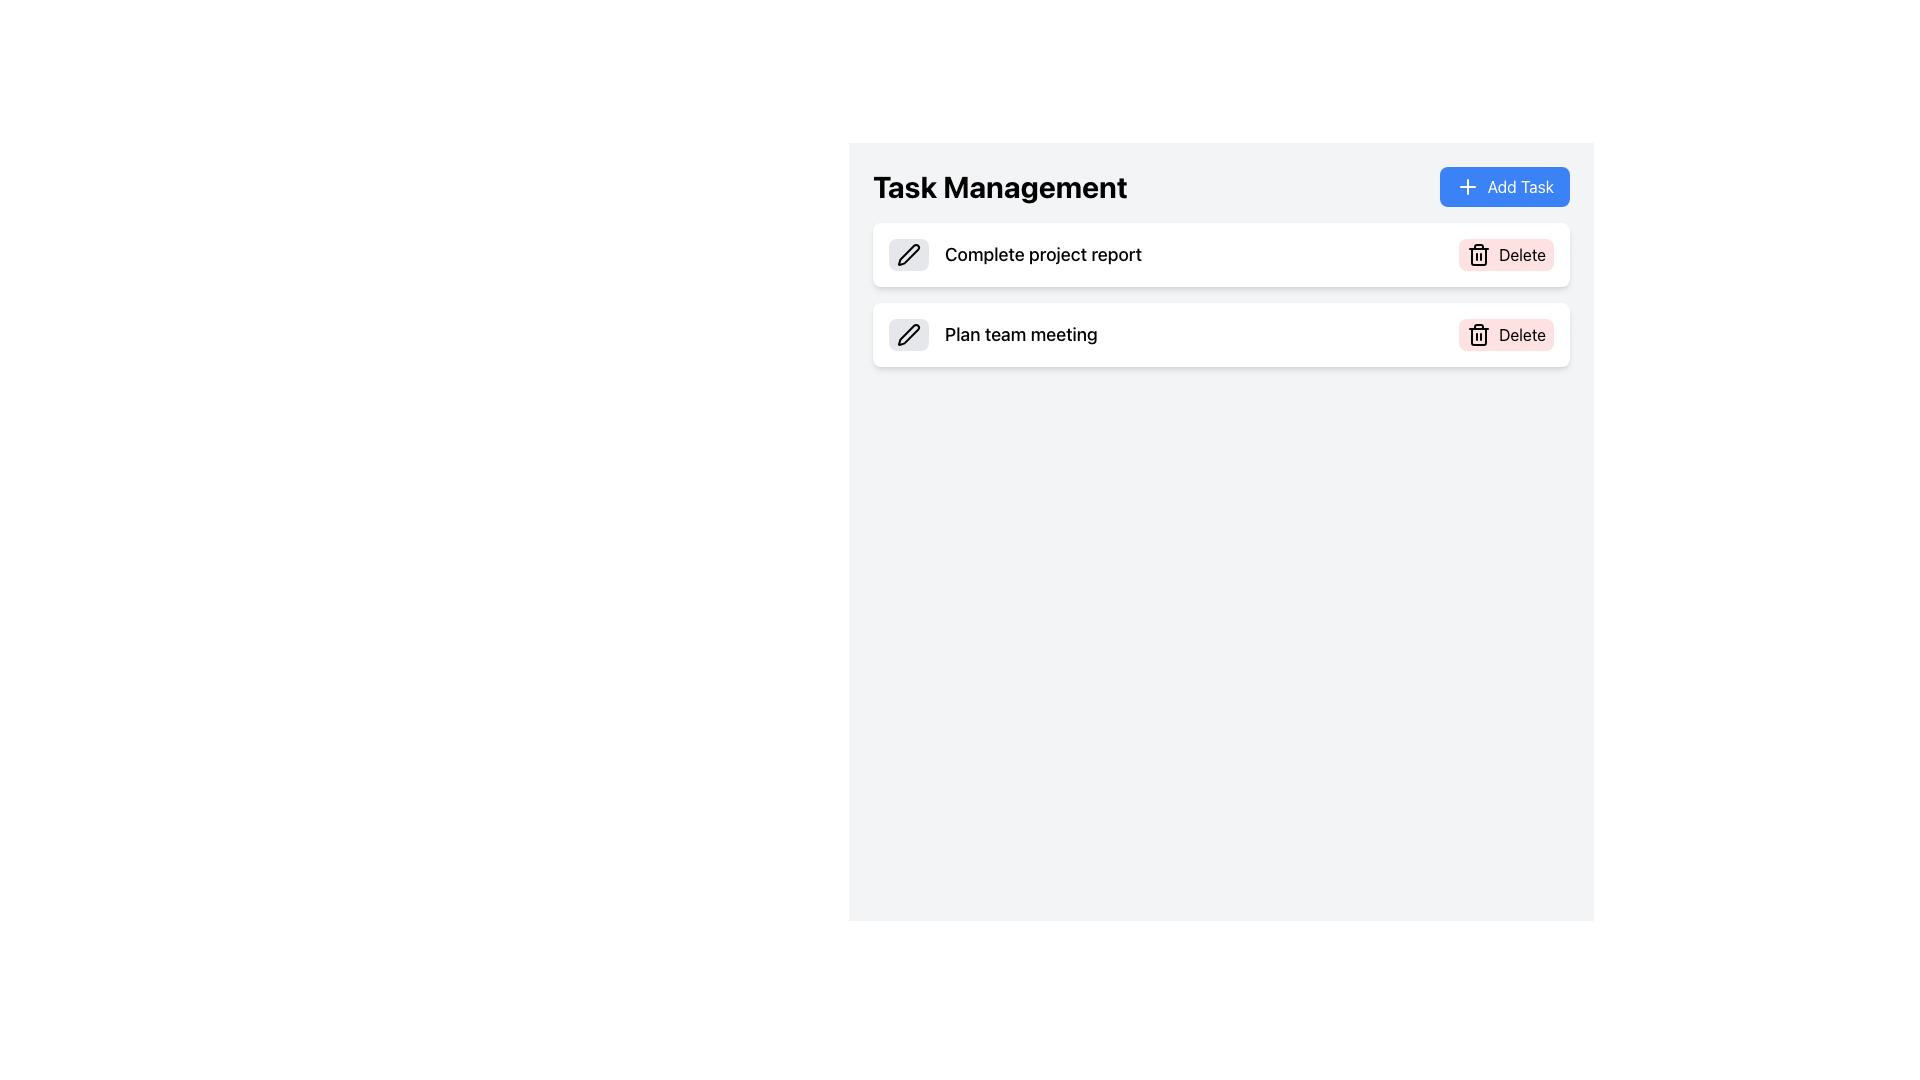 Image resolution: width=1920 pixels, height=1080 pixels. Describe the element at coordinates (907, 253) in the screenshot. I see `the pen icon in the second task row of the task list, located to the left of the text 'Plan team meeting'` at that location.